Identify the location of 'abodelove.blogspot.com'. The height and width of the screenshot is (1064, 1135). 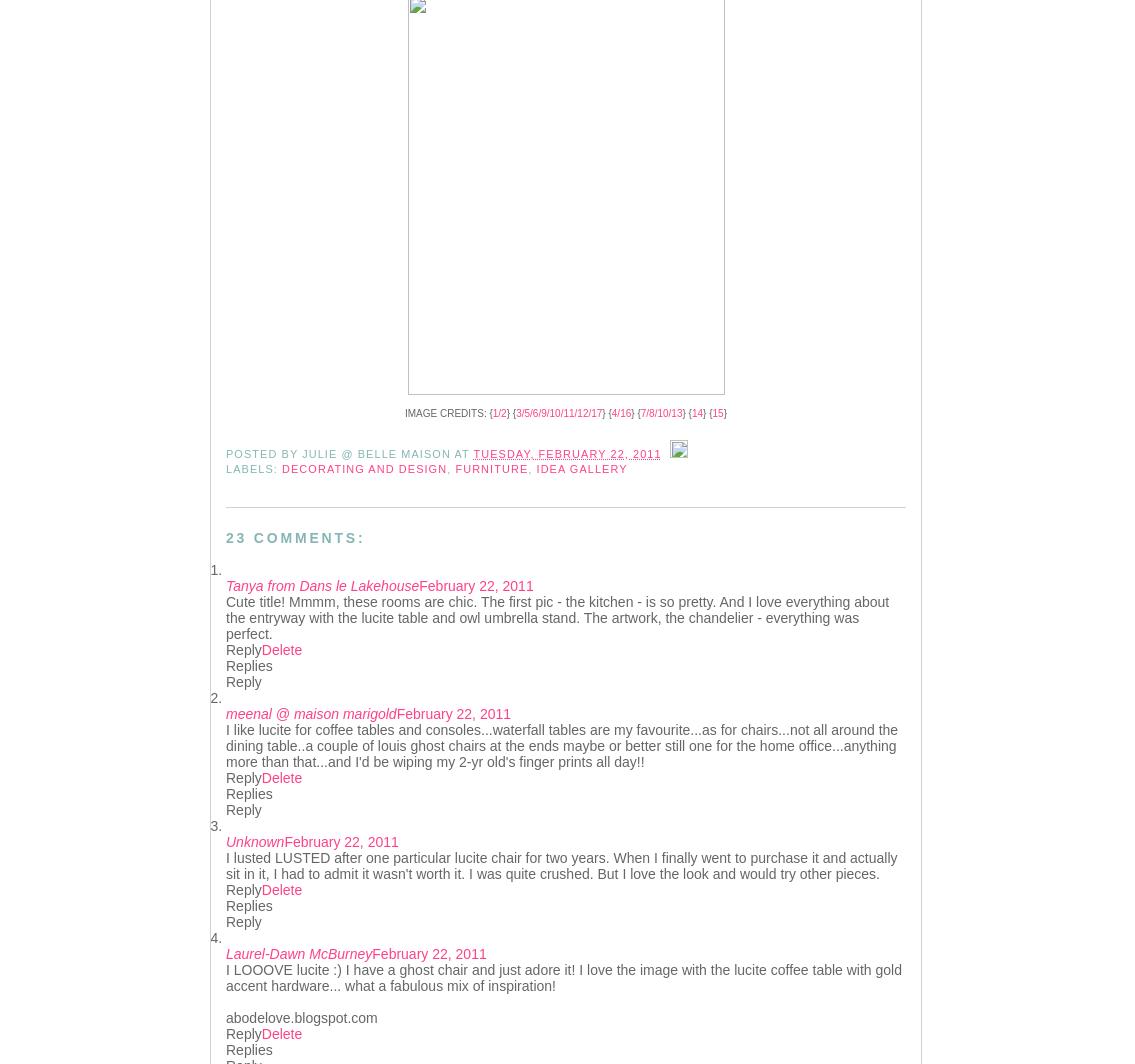
(301, 1018).